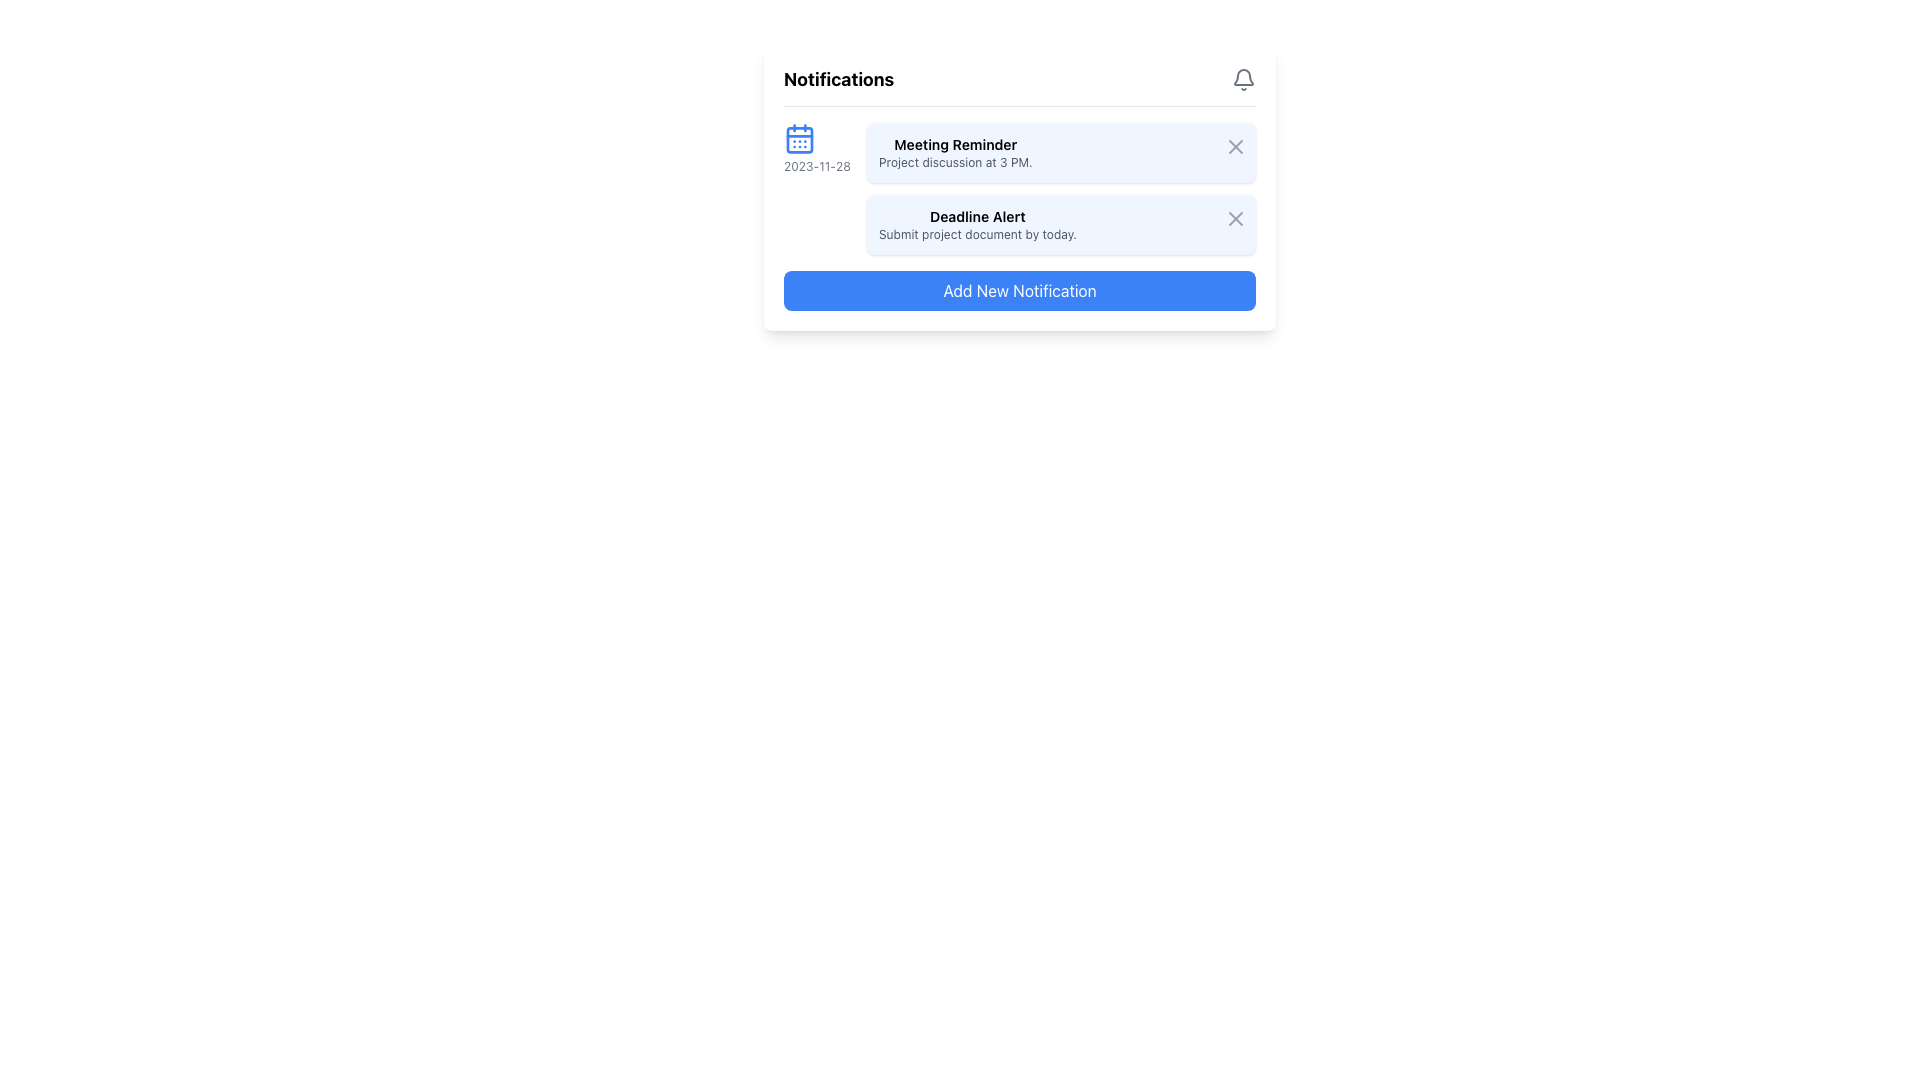 Image resolution: width=1920 pixels, height=1080 pixels. I want to click on the notification icon located in the header section at the top-right, next to the 'Notifications' title, so click(1242, 79).